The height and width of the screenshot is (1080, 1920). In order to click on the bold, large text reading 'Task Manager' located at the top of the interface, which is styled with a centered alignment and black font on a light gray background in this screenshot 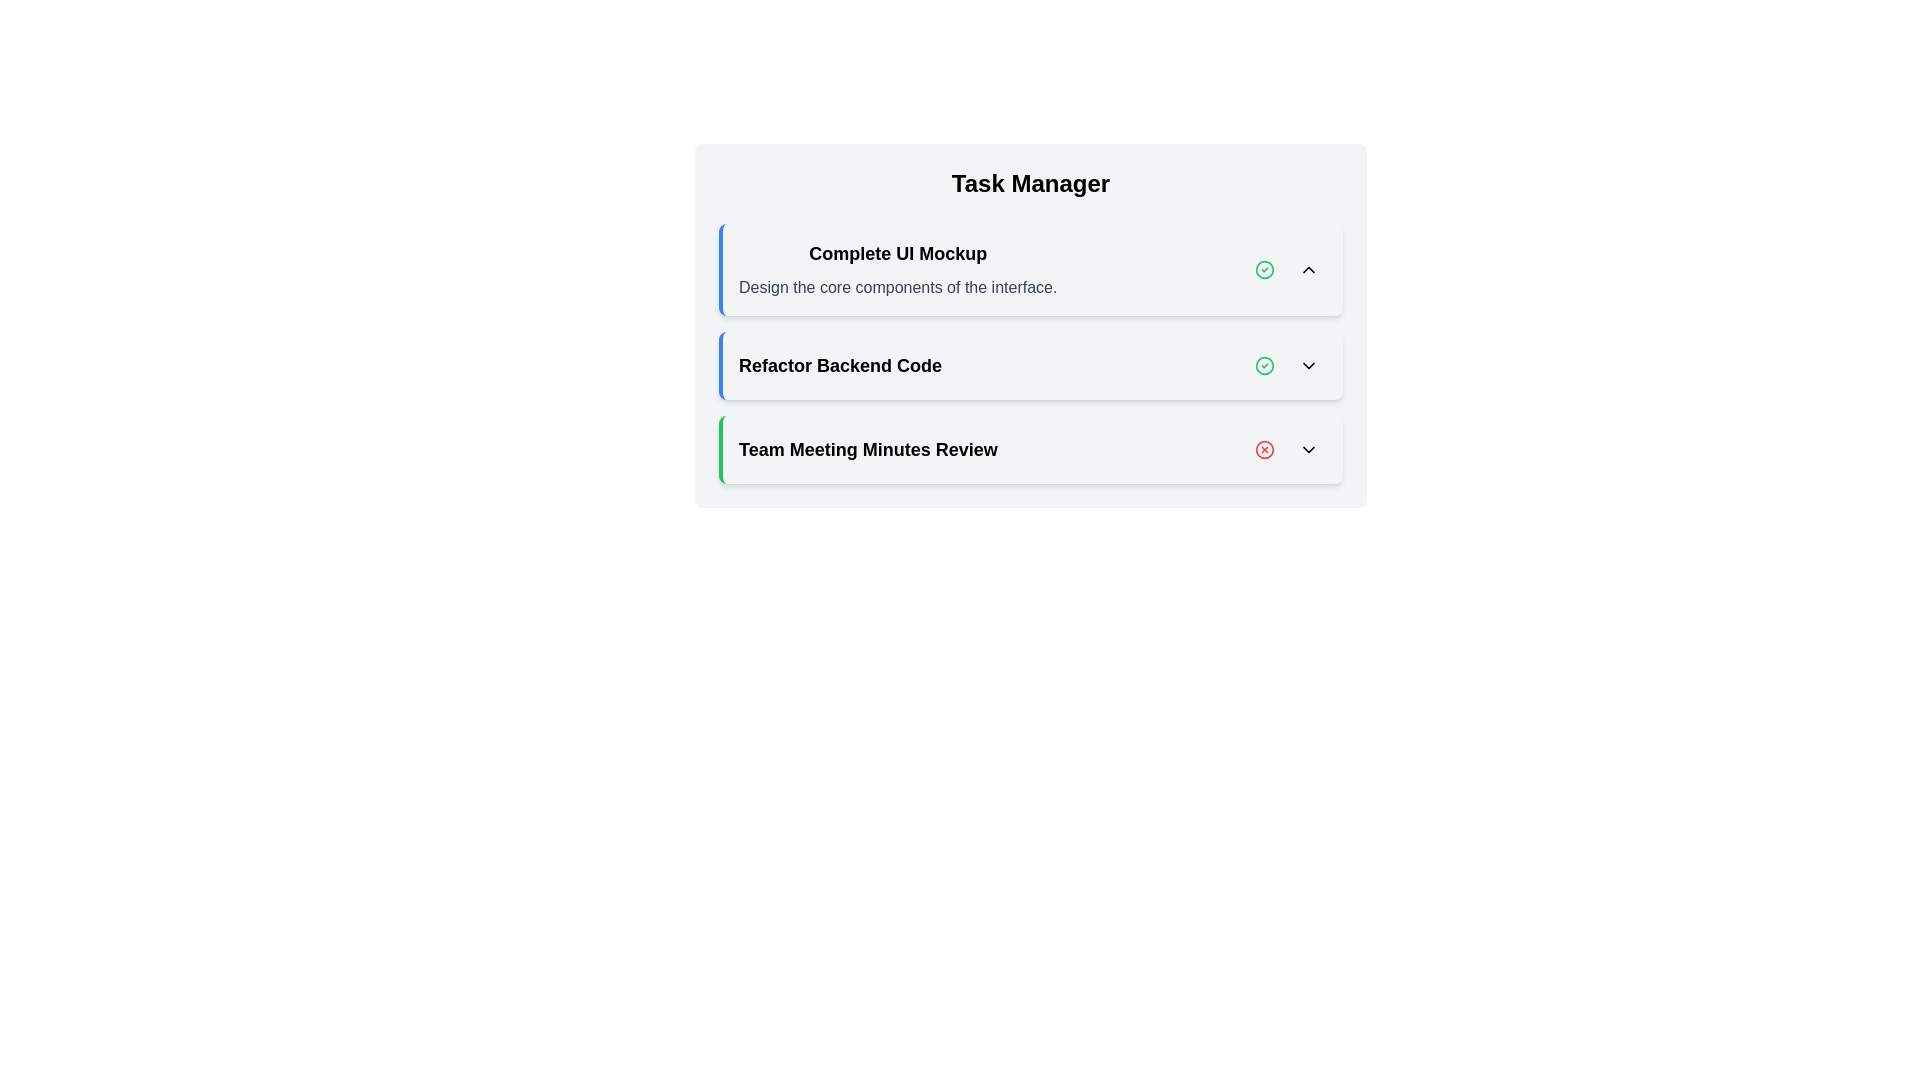, I will do `click(1031, 184)`.